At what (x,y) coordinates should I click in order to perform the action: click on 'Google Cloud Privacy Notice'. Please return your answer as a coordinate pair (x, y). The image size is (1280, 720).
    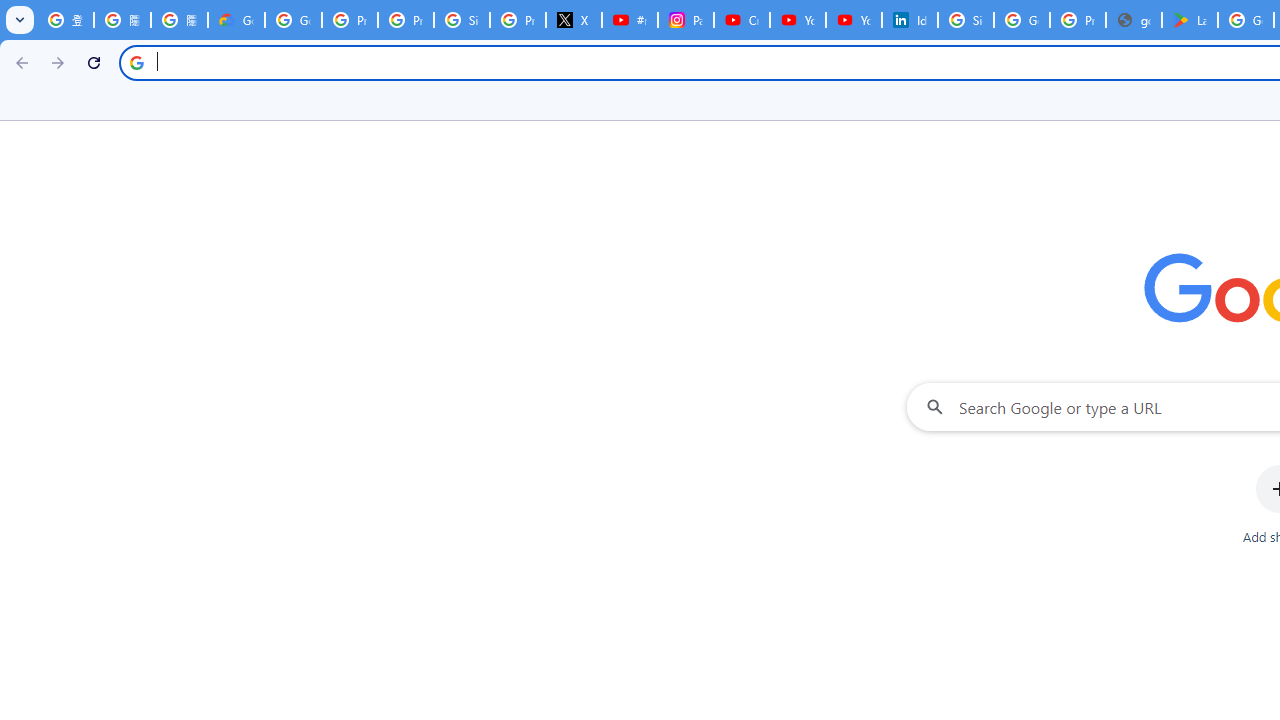
    Looking at the image, I should click on (236, 20).